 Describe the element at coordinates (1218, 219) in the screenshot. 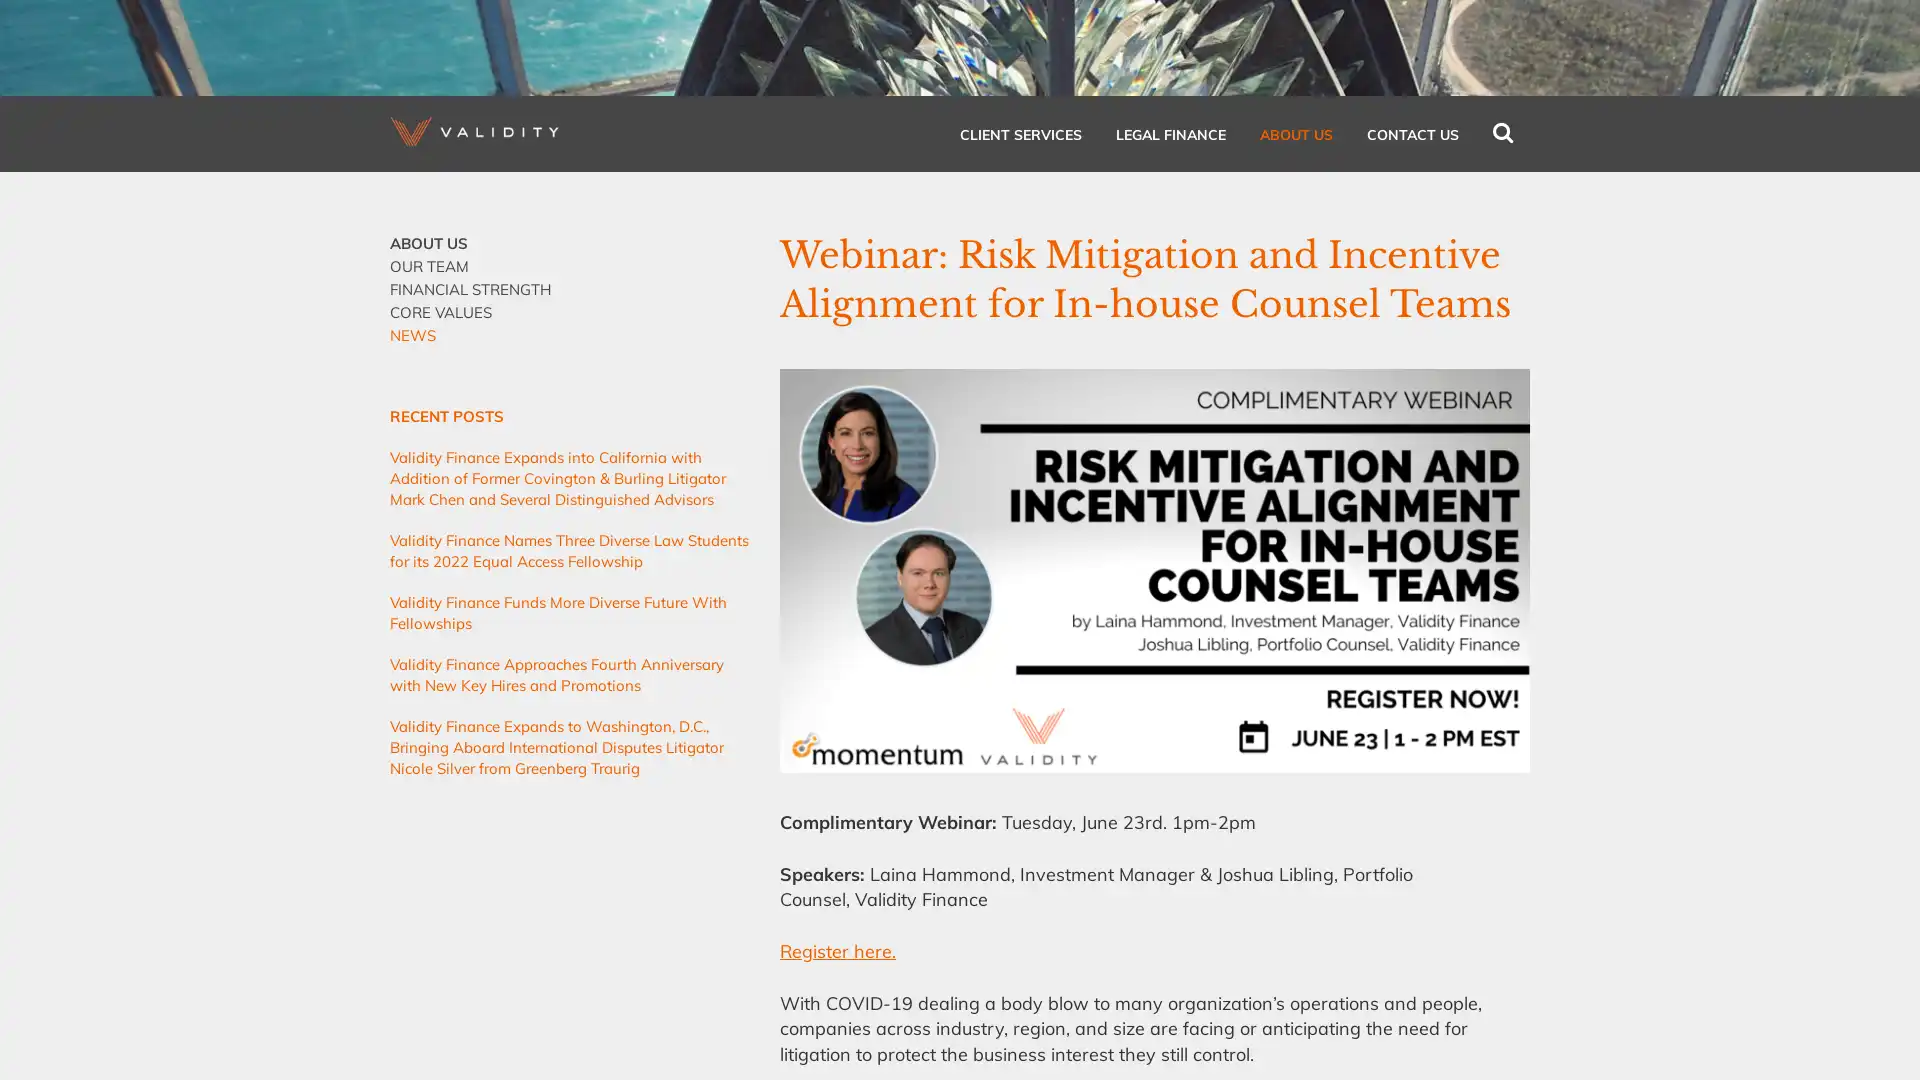

I see `Close` at that location.